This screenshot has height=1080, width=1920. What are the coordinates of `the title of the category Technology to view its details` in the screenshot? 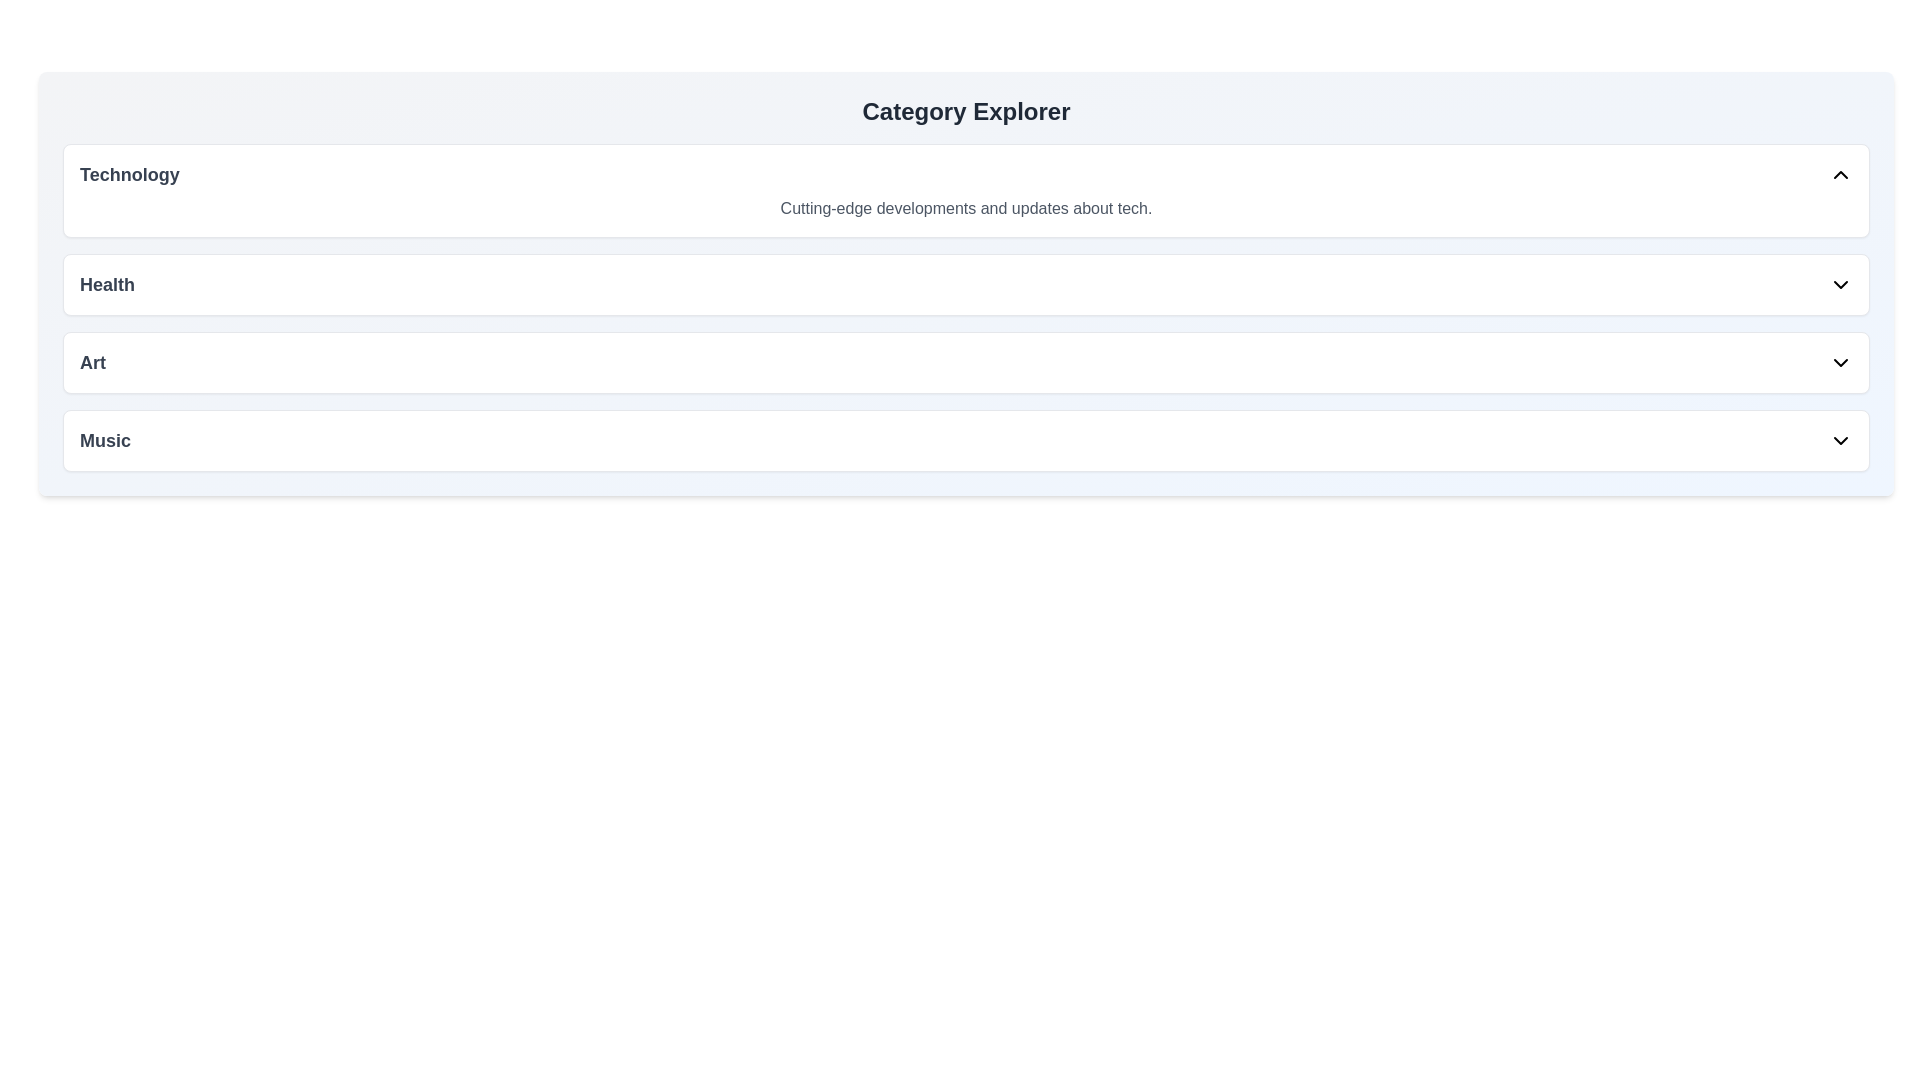 It's located at (128, 173).